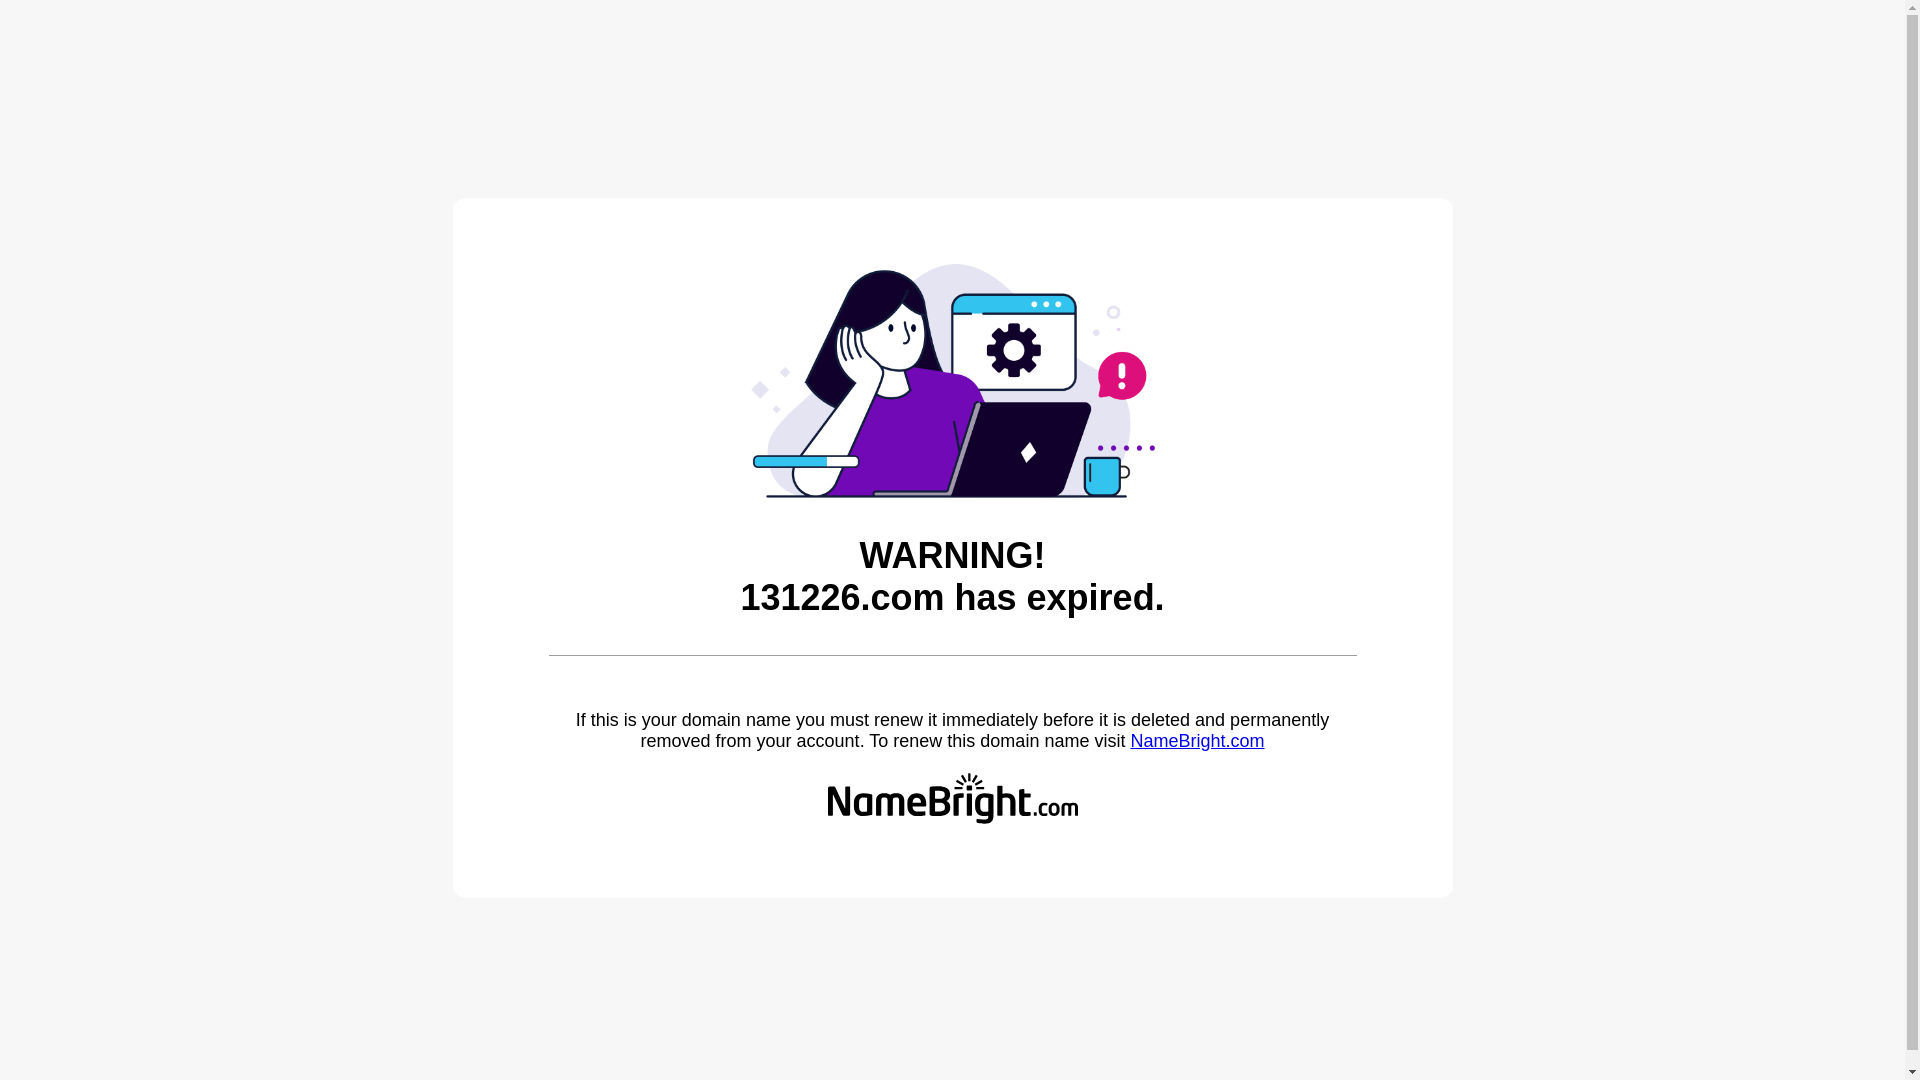 The height and width of the screenshot is (1080, 1920). Describe the element at coordinates (1196, 740) in the screenshot. I see `'NameBright.com'` at that location.